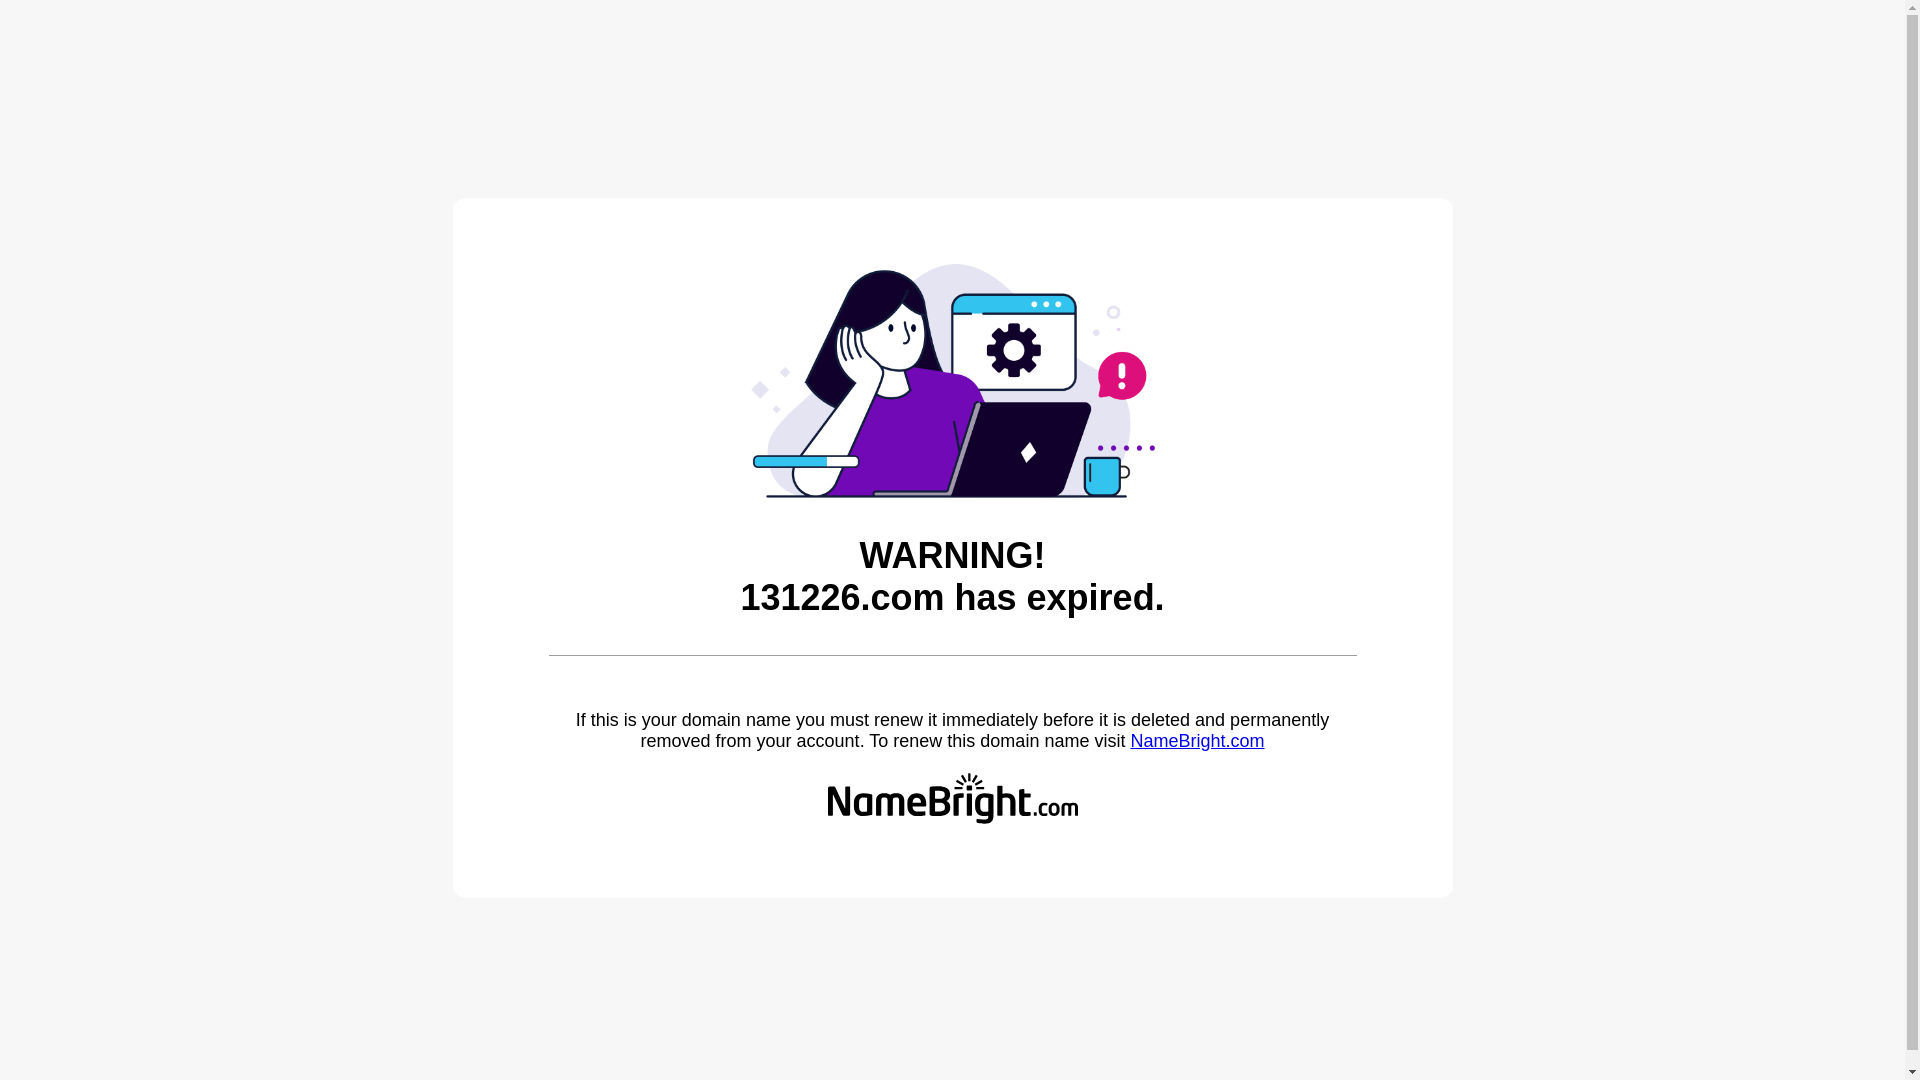 The height and width of the screenshot is (1080, 1920). Describe the element at coordinates (1196, 740) in the screenshot. I see `'NameBright.com'` at that location.